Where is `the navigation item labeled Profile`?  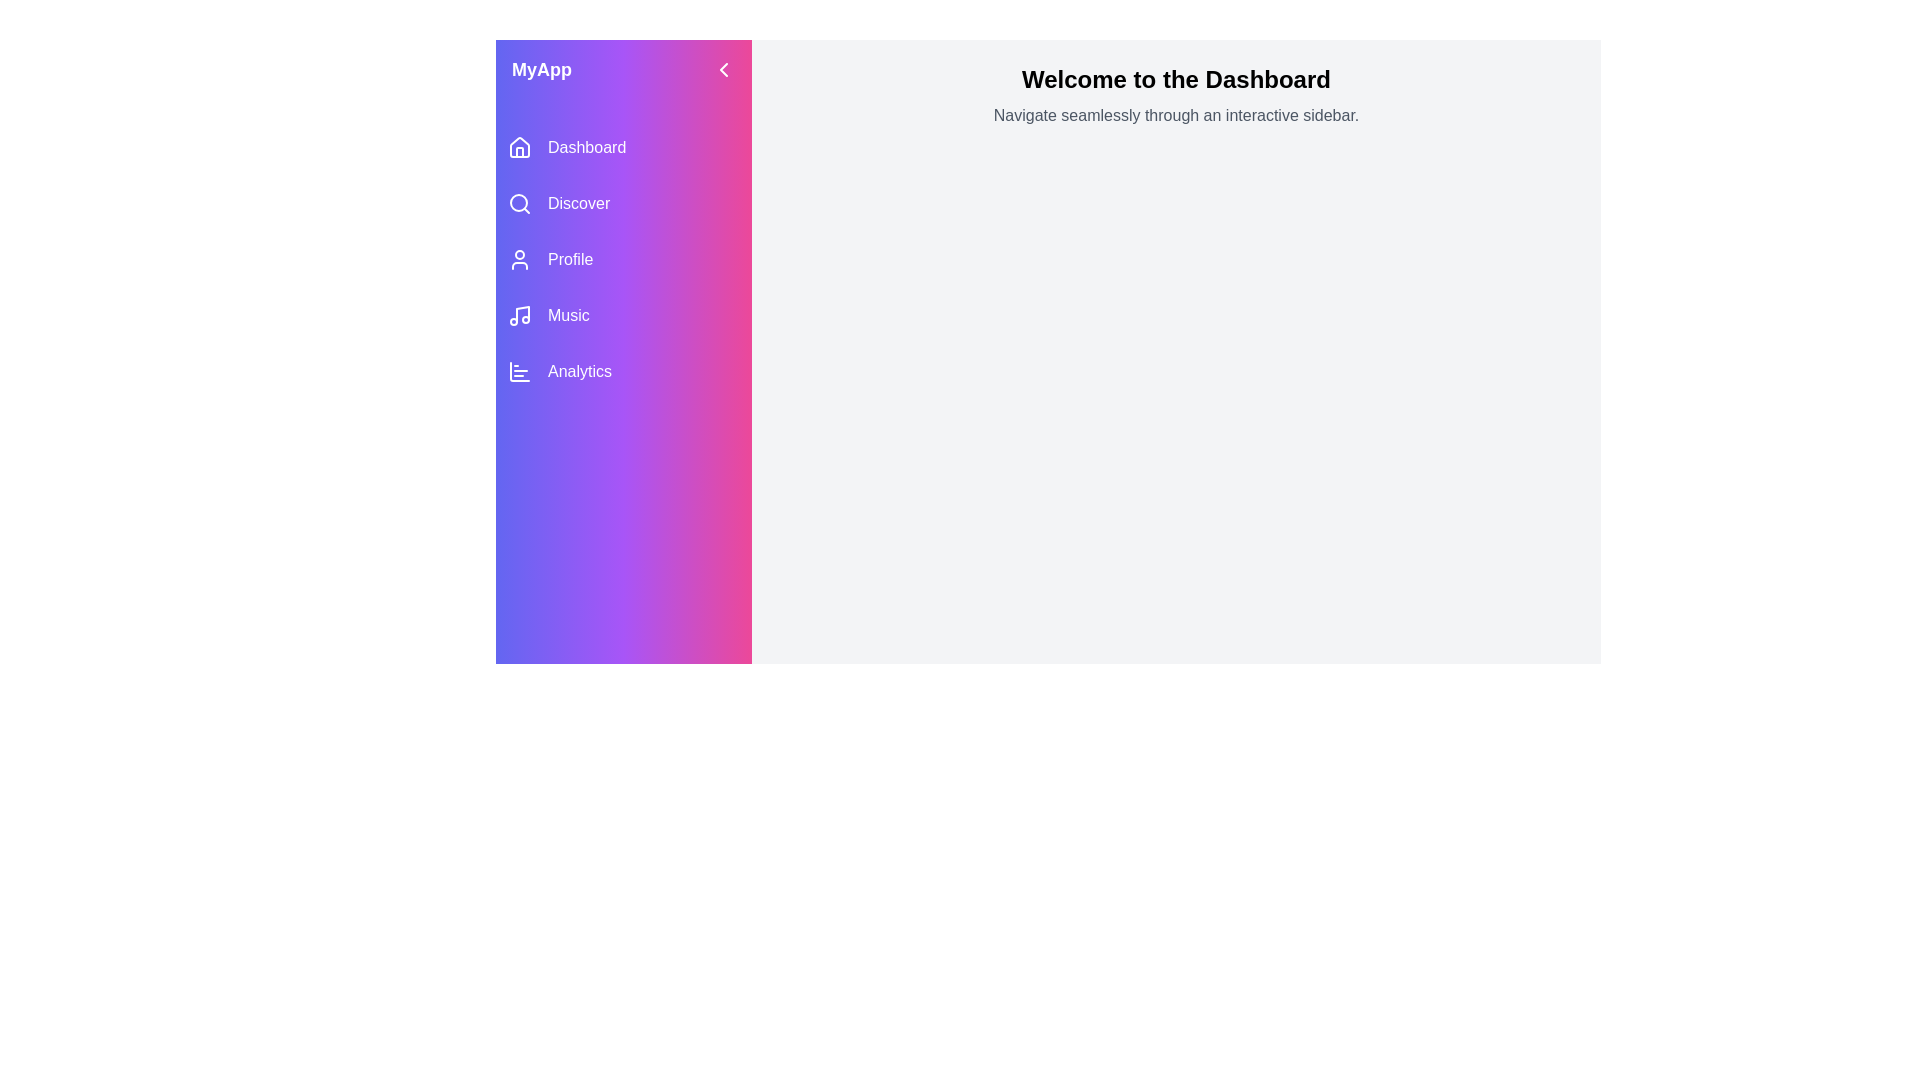 the navigation item labeled Profile is located at coordinates (623, 258).